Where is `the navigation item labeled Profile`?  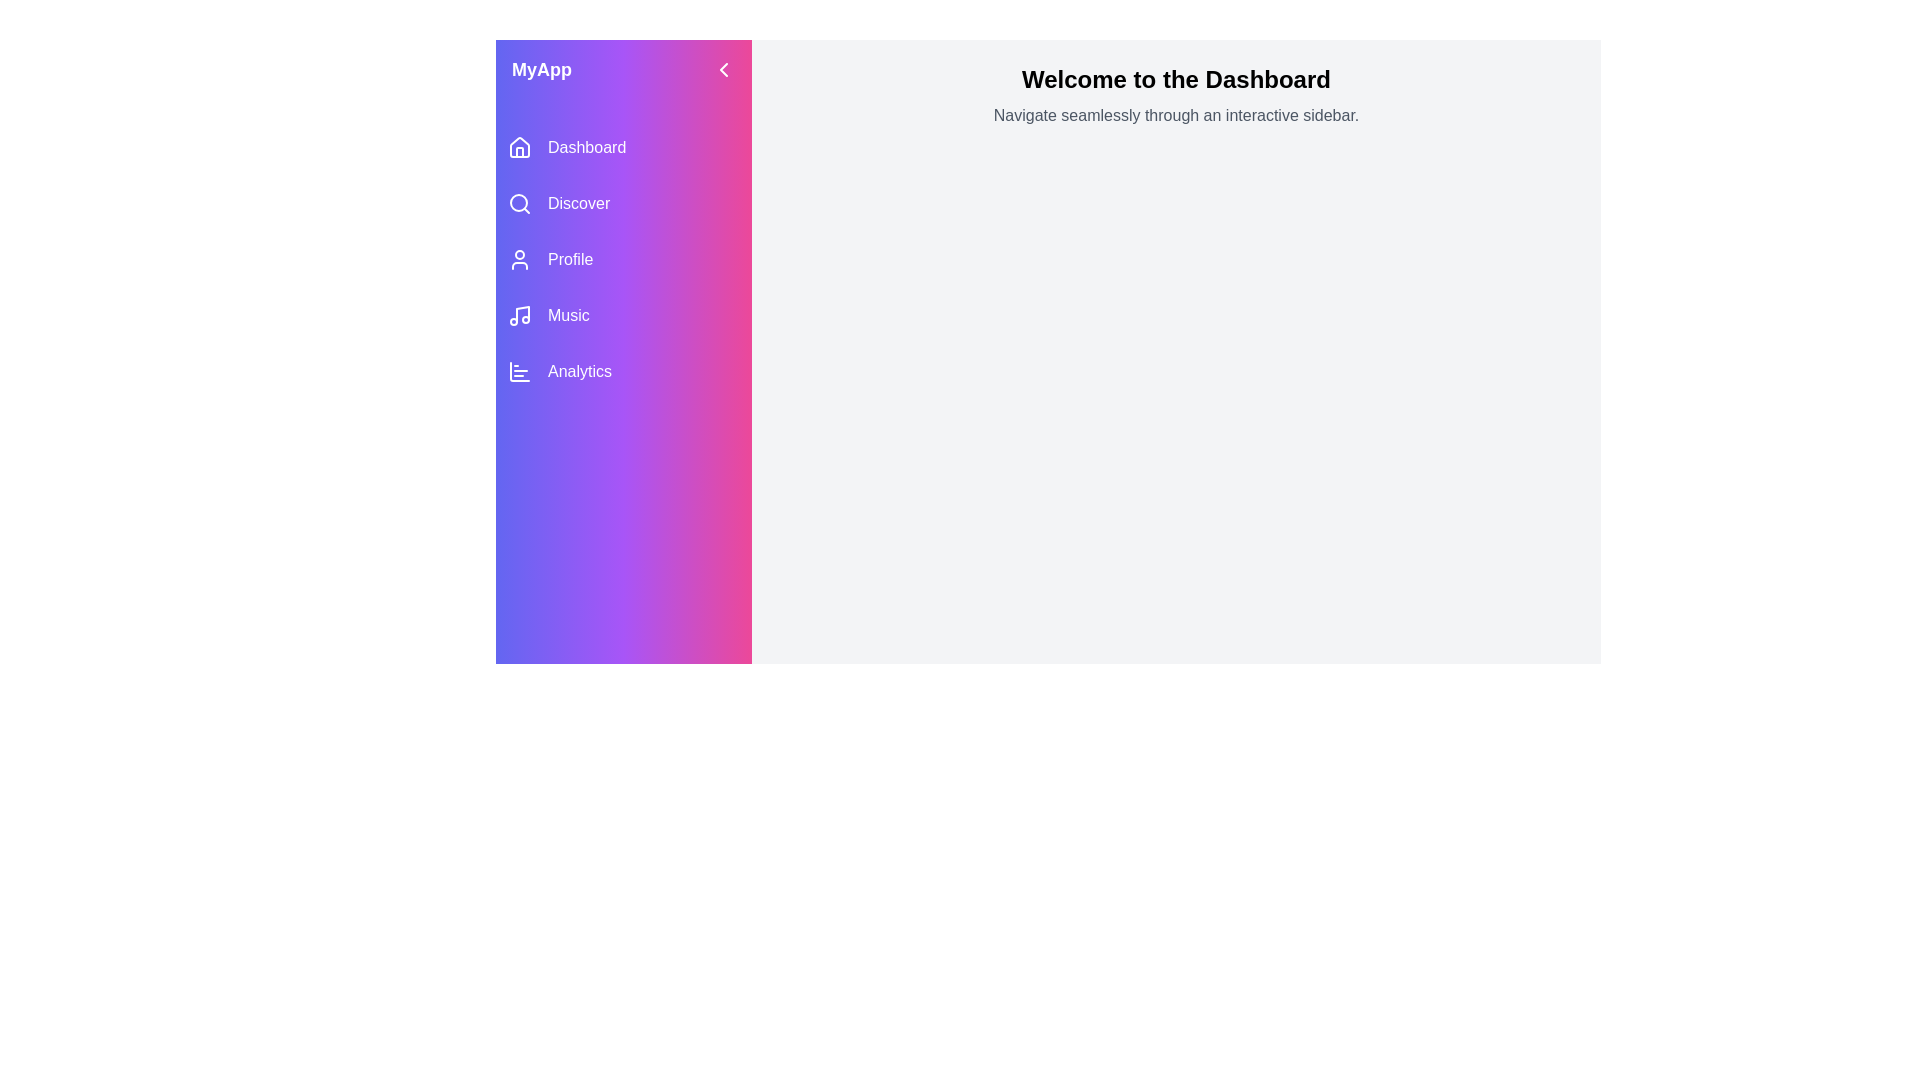 the navigation item labeled Profile is located at coordinates (623, 258).